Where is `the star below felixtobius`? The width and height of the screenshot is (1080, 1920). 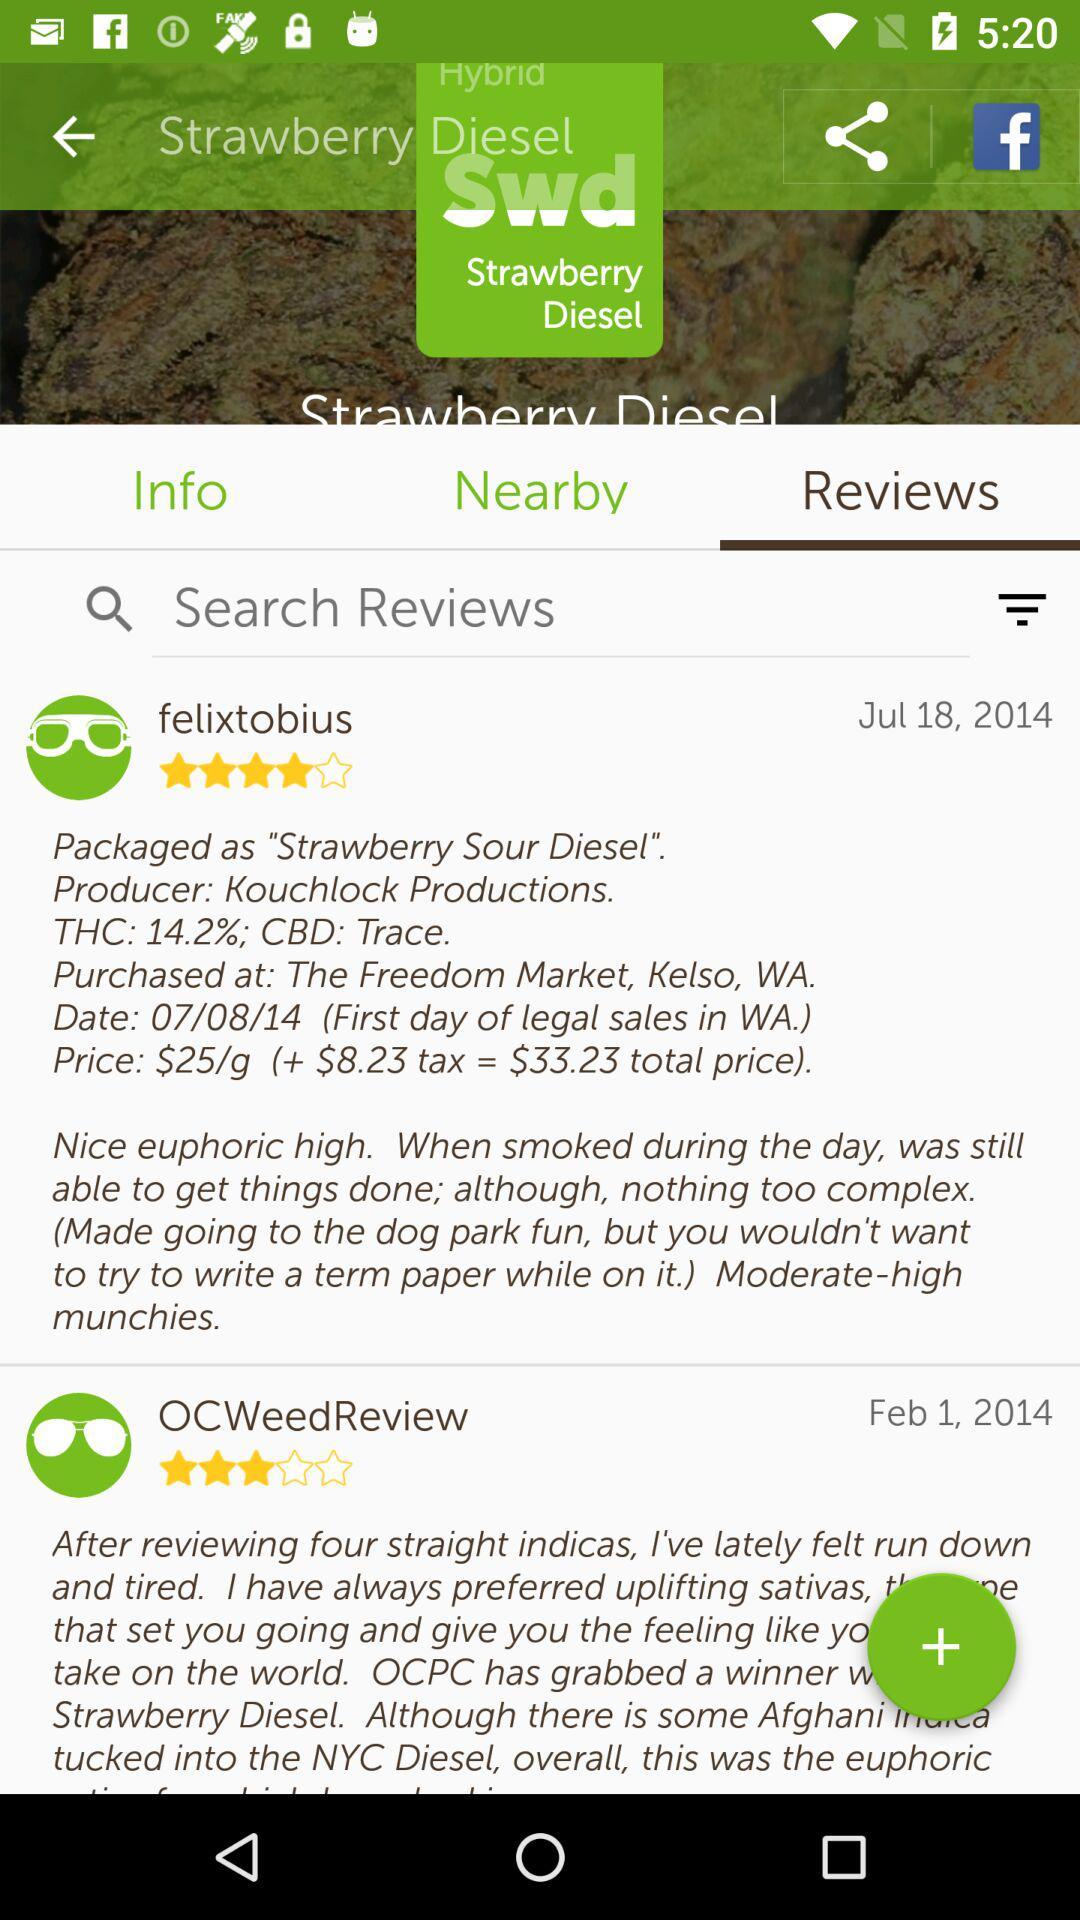 the star below felixtobius is located at coordinates (255, 768).